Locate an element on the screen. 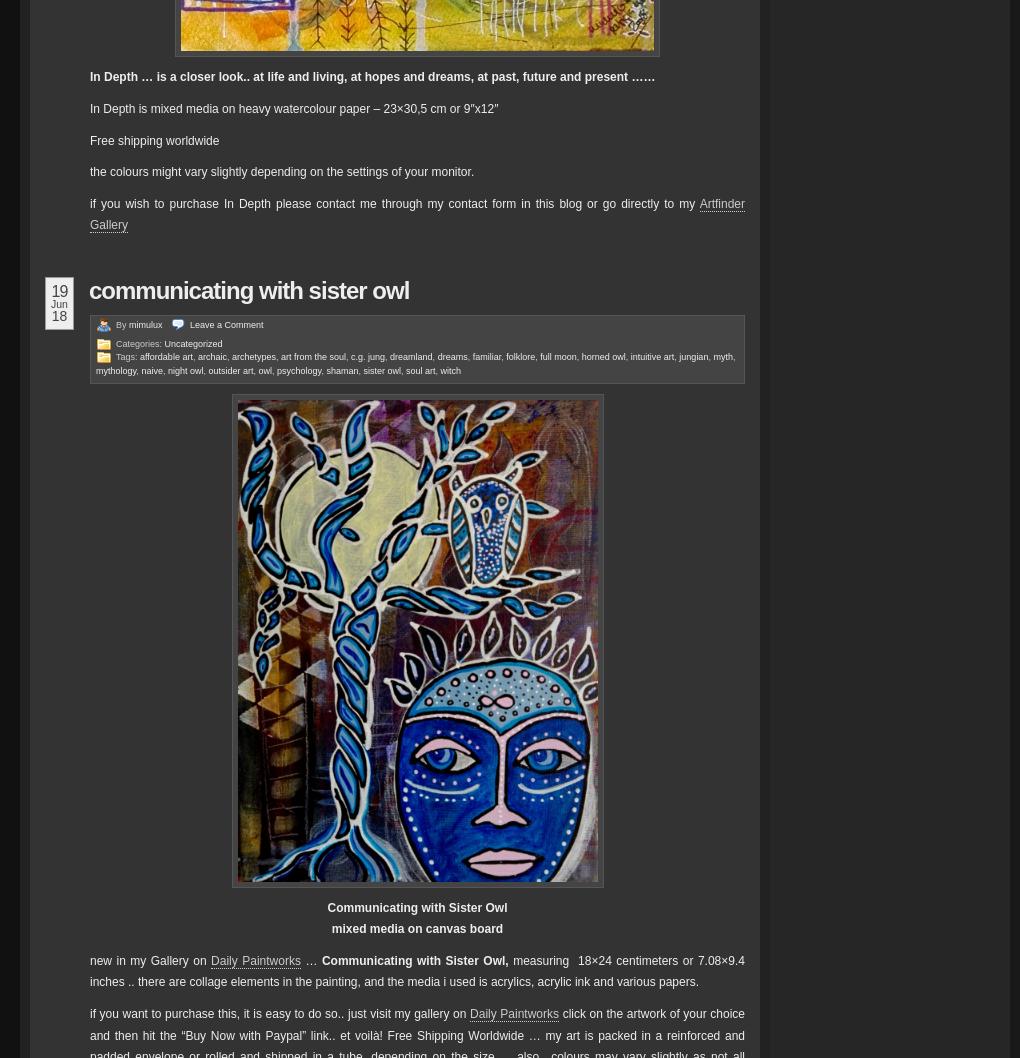 The image size is (1020, 1058). 'horned owl' is located at coordinates (602, 356).